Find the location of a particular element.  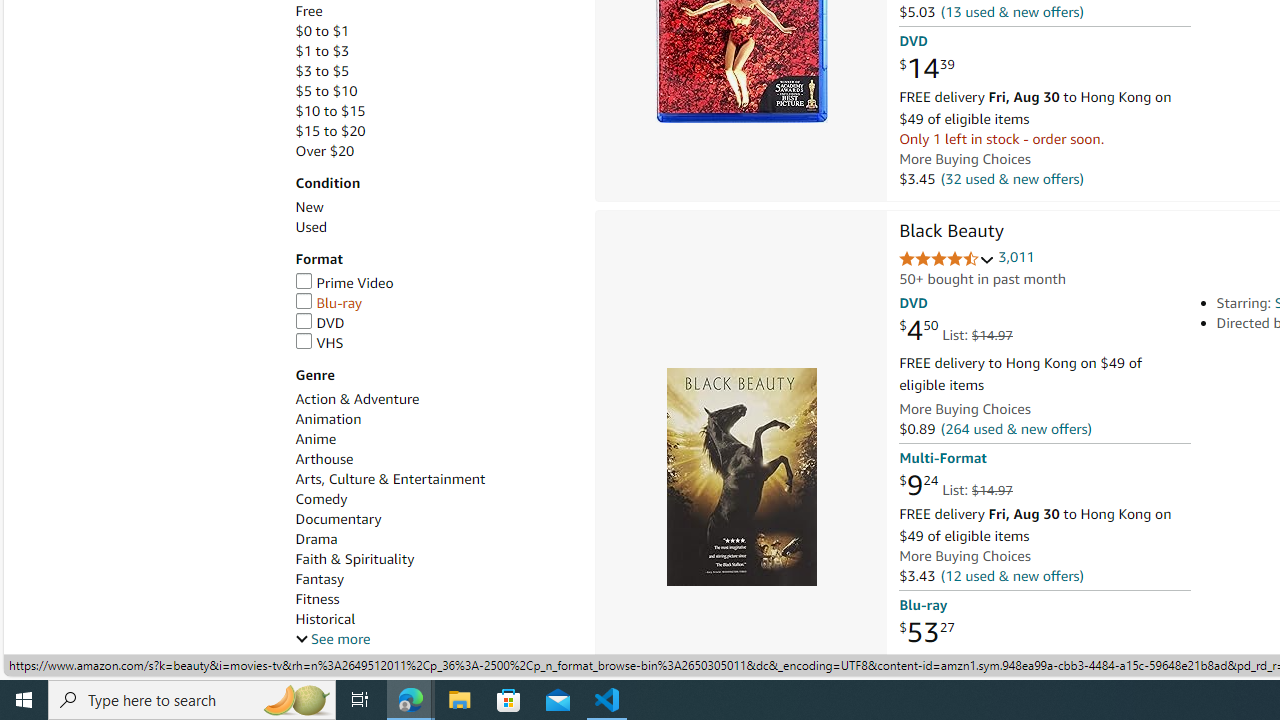

'Arts, Culture & Entertainment' is located at coordinates (390, 479).